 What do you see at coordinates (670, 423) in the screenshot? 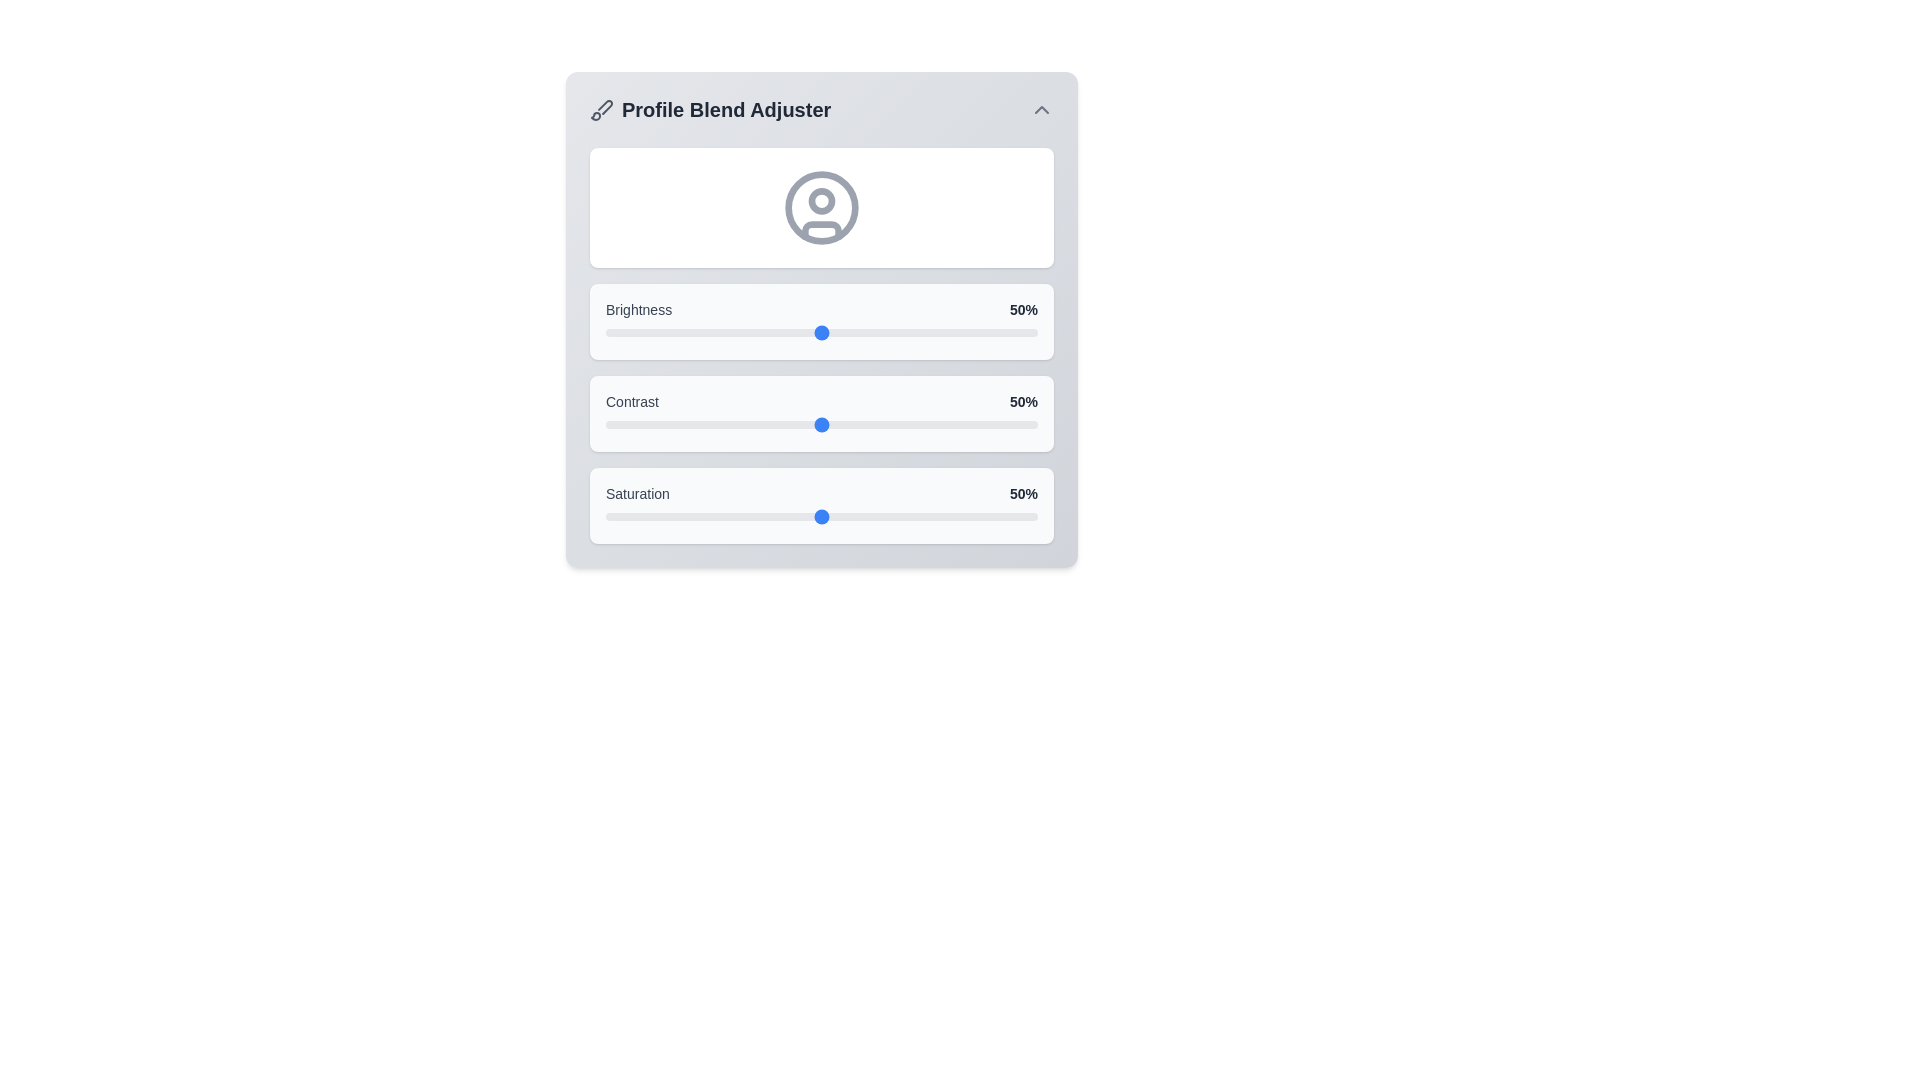
I see `contrast` at bounding box center [670, 423].